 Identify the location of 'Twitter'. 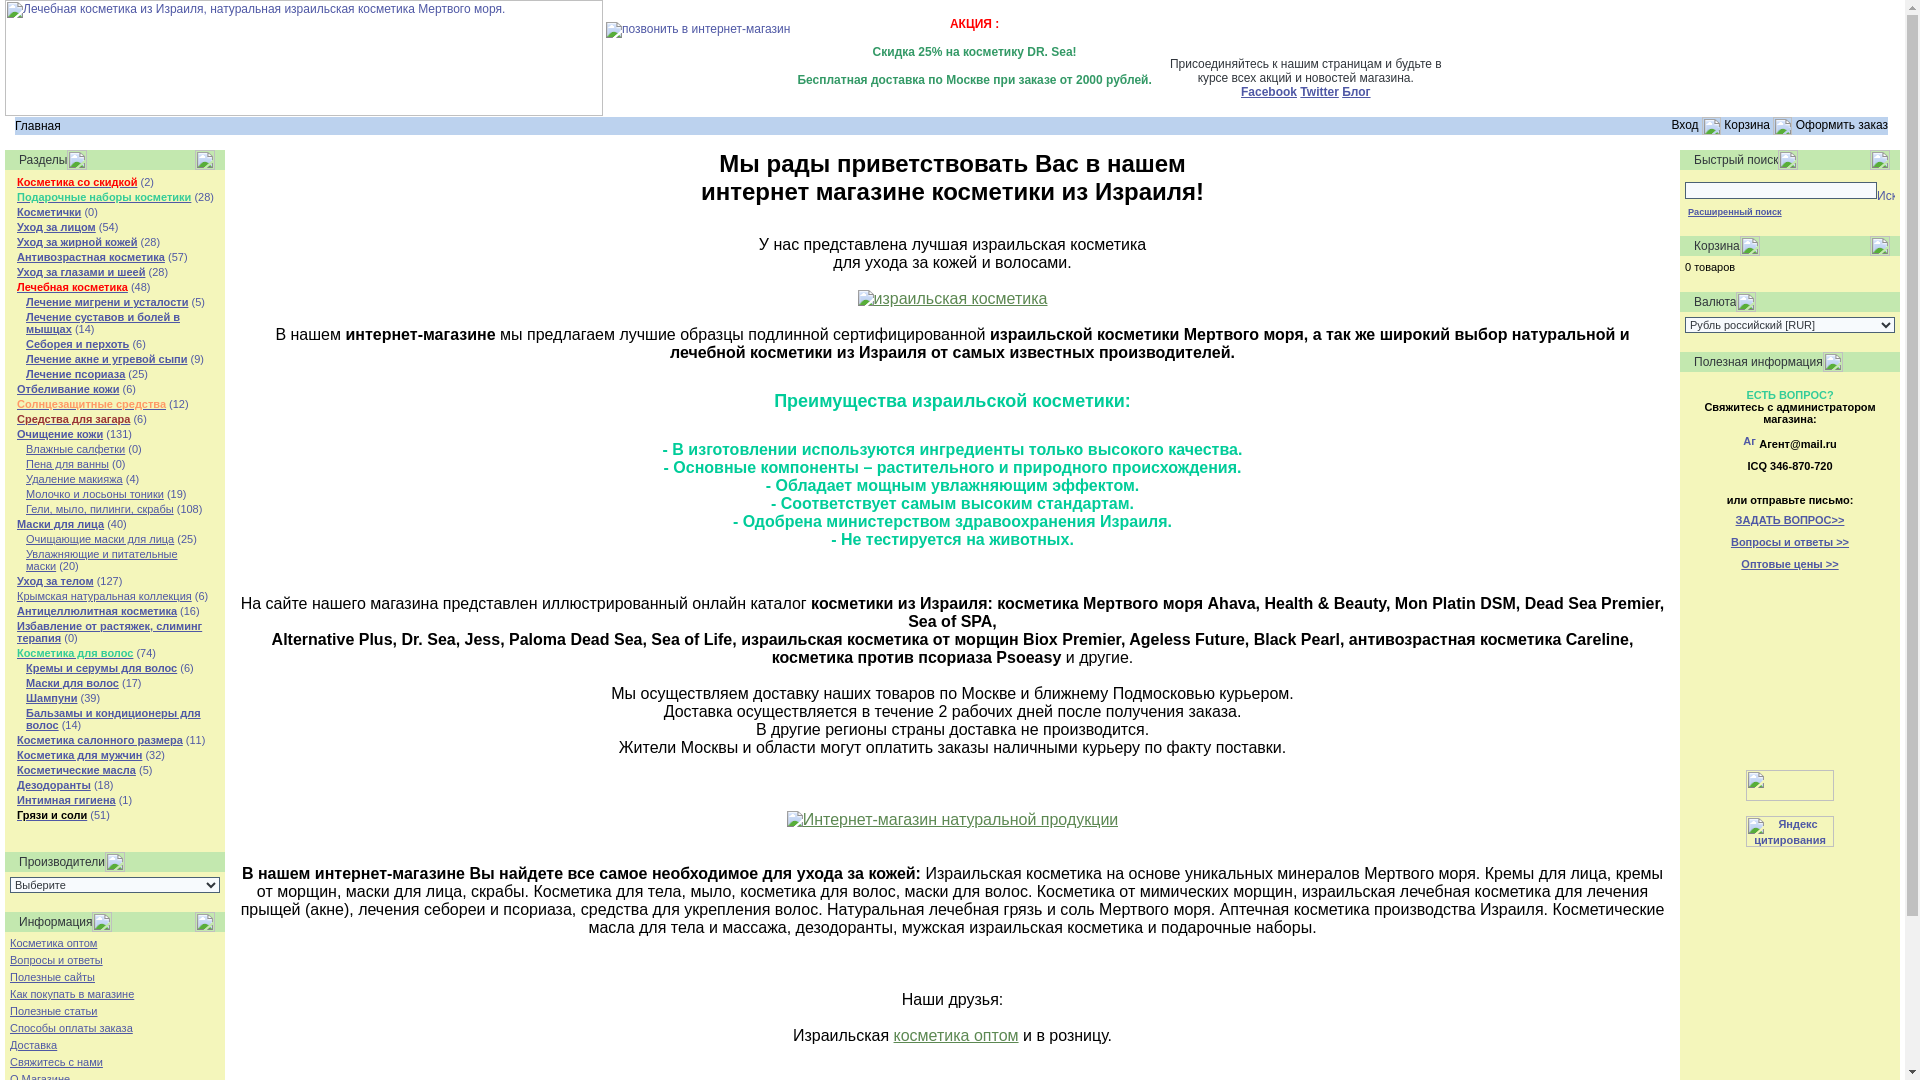
(1319, 92).